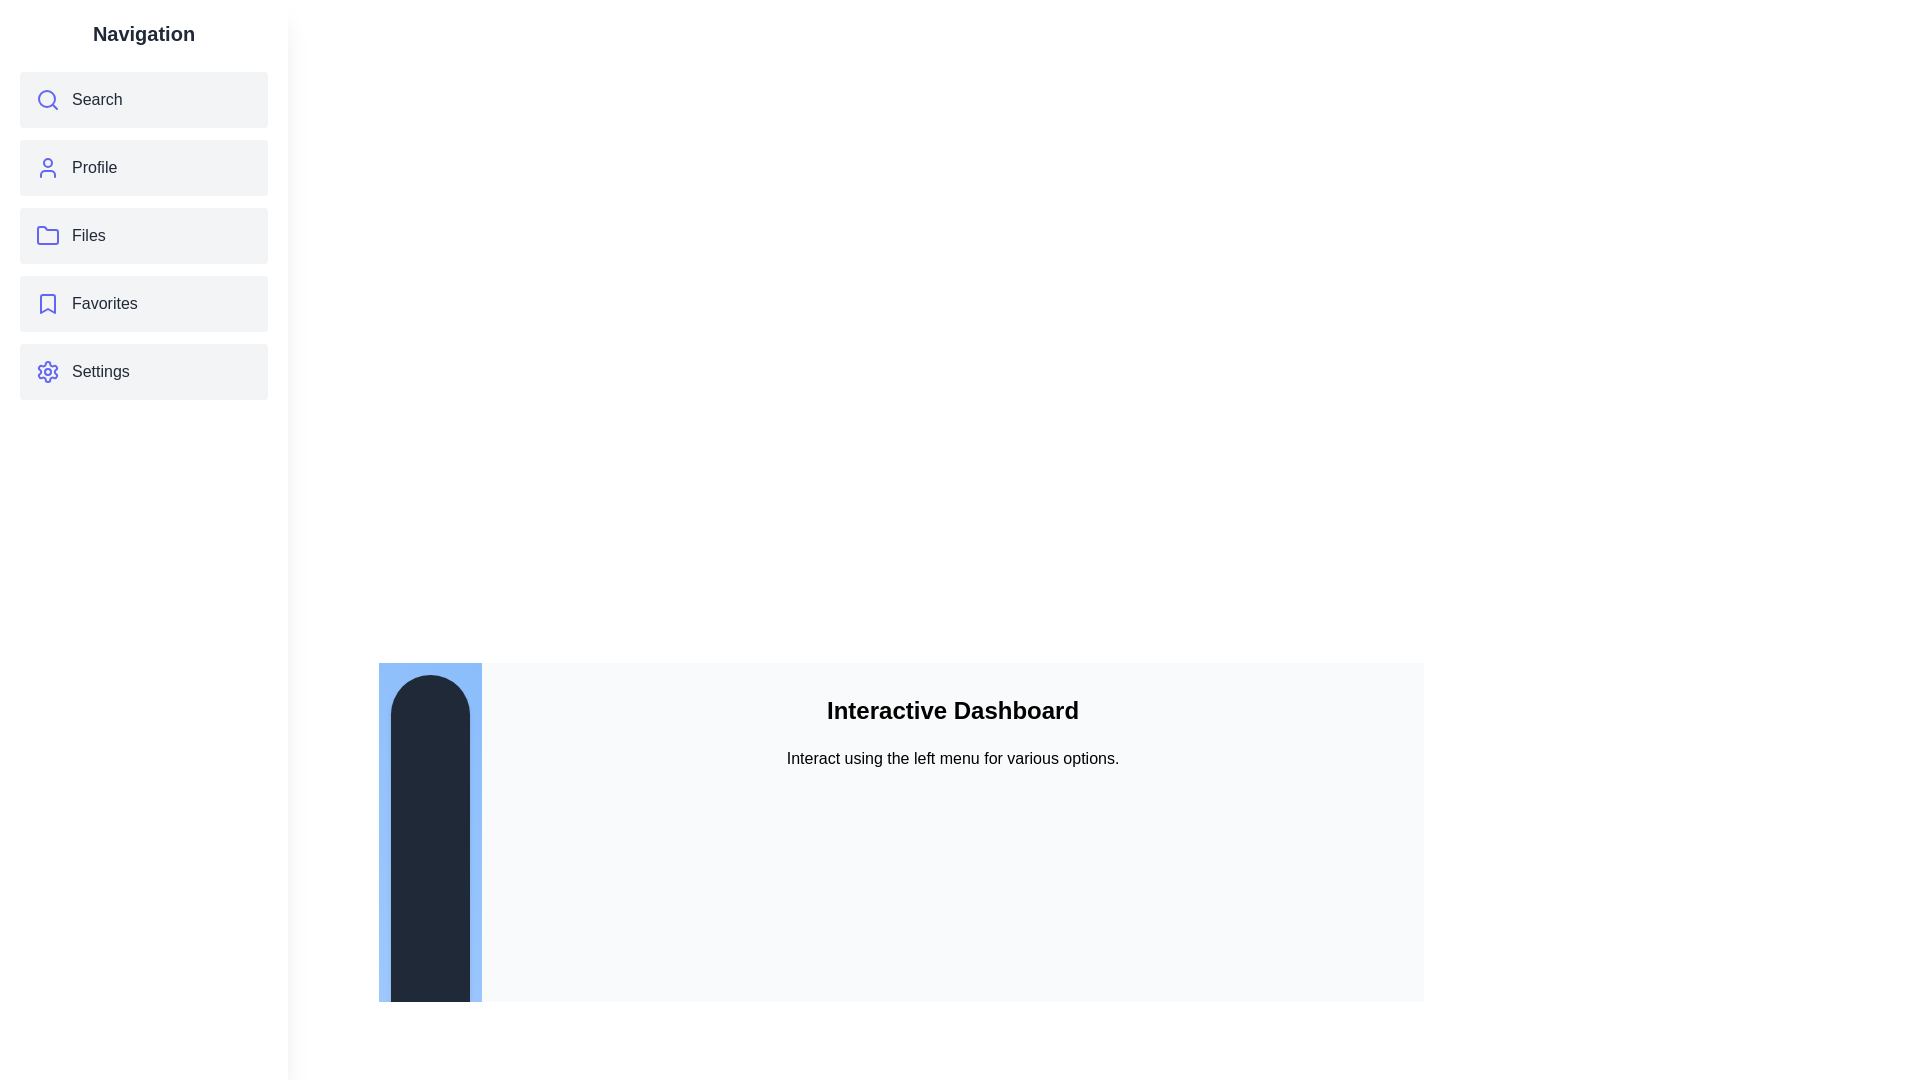  Describe the element at coordinates (48, 167) in the screenshot. I see `the icon corresponding to Profile in the sidebar` at that location.